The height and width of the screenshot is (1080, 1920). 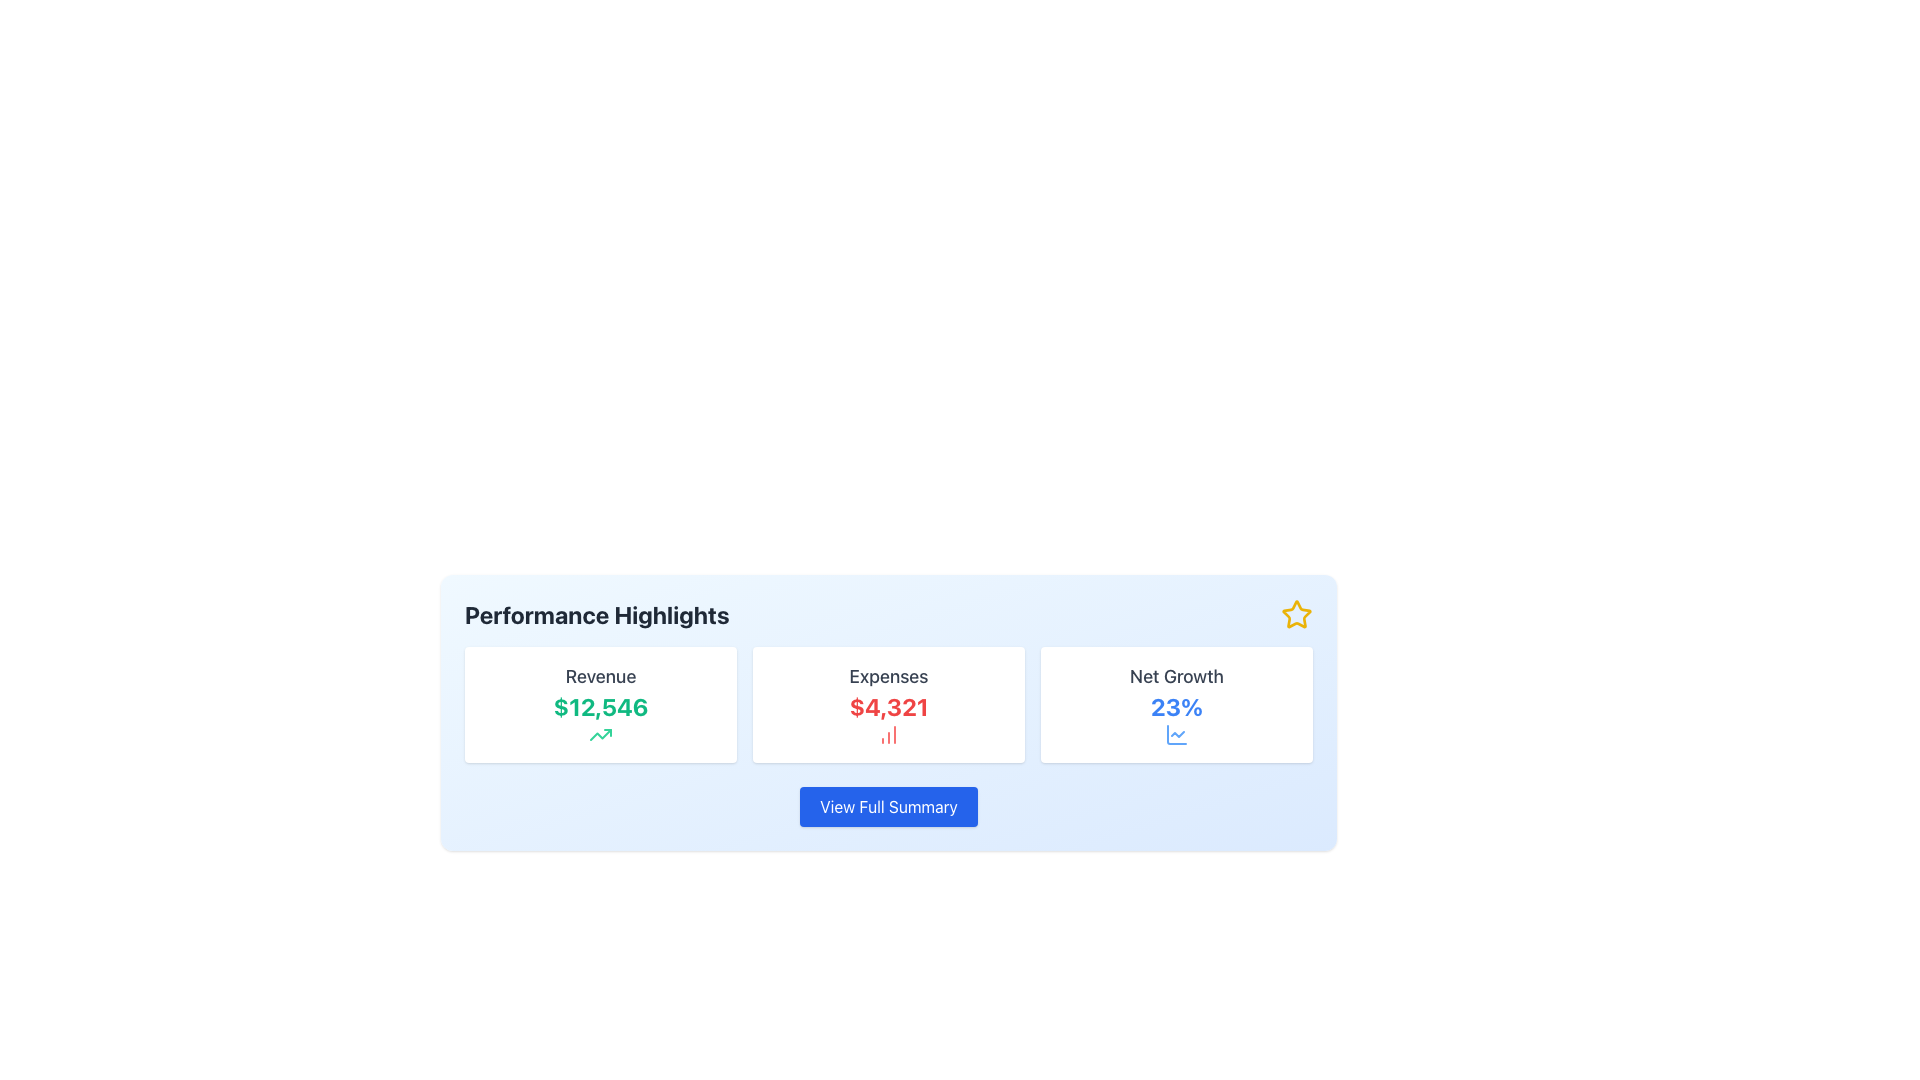 What do you see at coordinates (887, 735) in the screenshot?
I see `the small red bar chart icon located in the Expenses section, directly beneath the text '$4,321'` at bounding box center [887, 735].